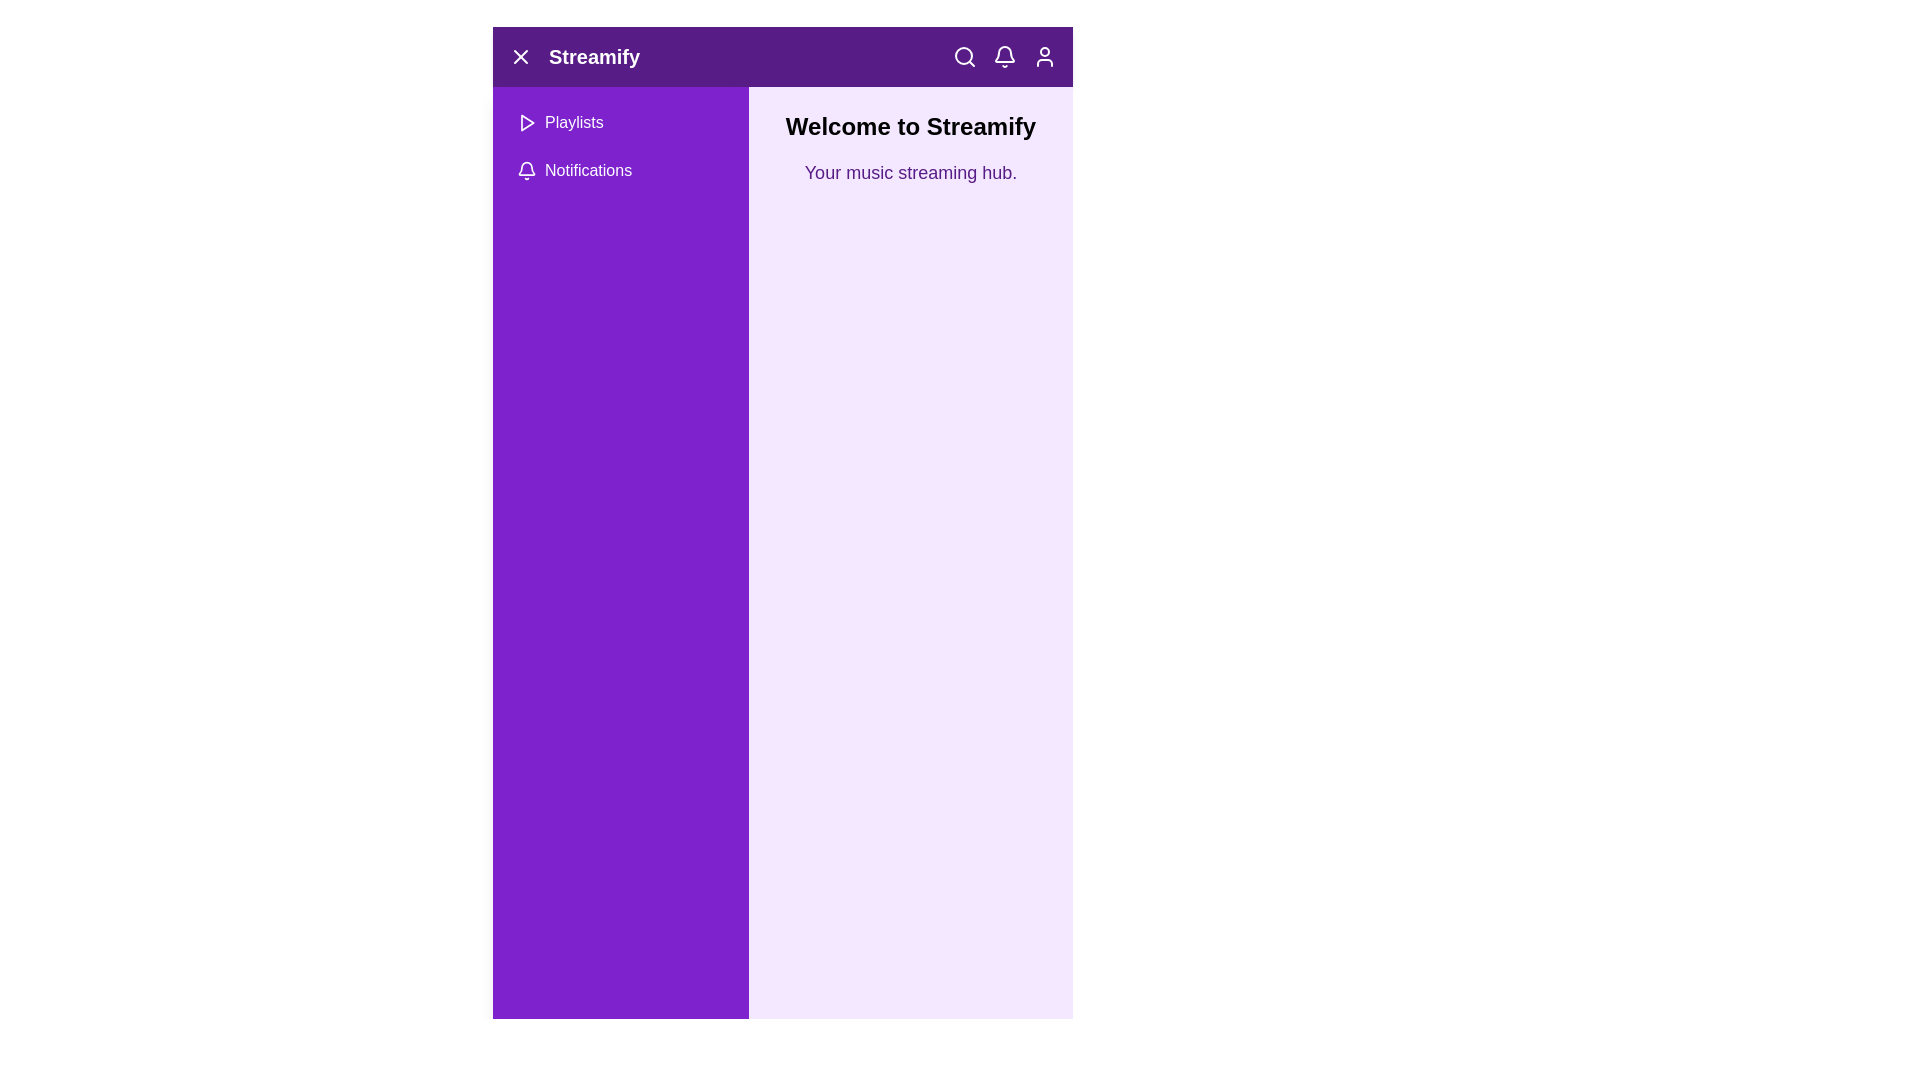 This screenshot has width=1920, height=1080. What do you see at coordinates (619, 169) in the screenshot?
I see `the 'Notifications' button located in the vertical sidebar, which is the second option below the 'Playlists' button` at bounding box center [619, 169].